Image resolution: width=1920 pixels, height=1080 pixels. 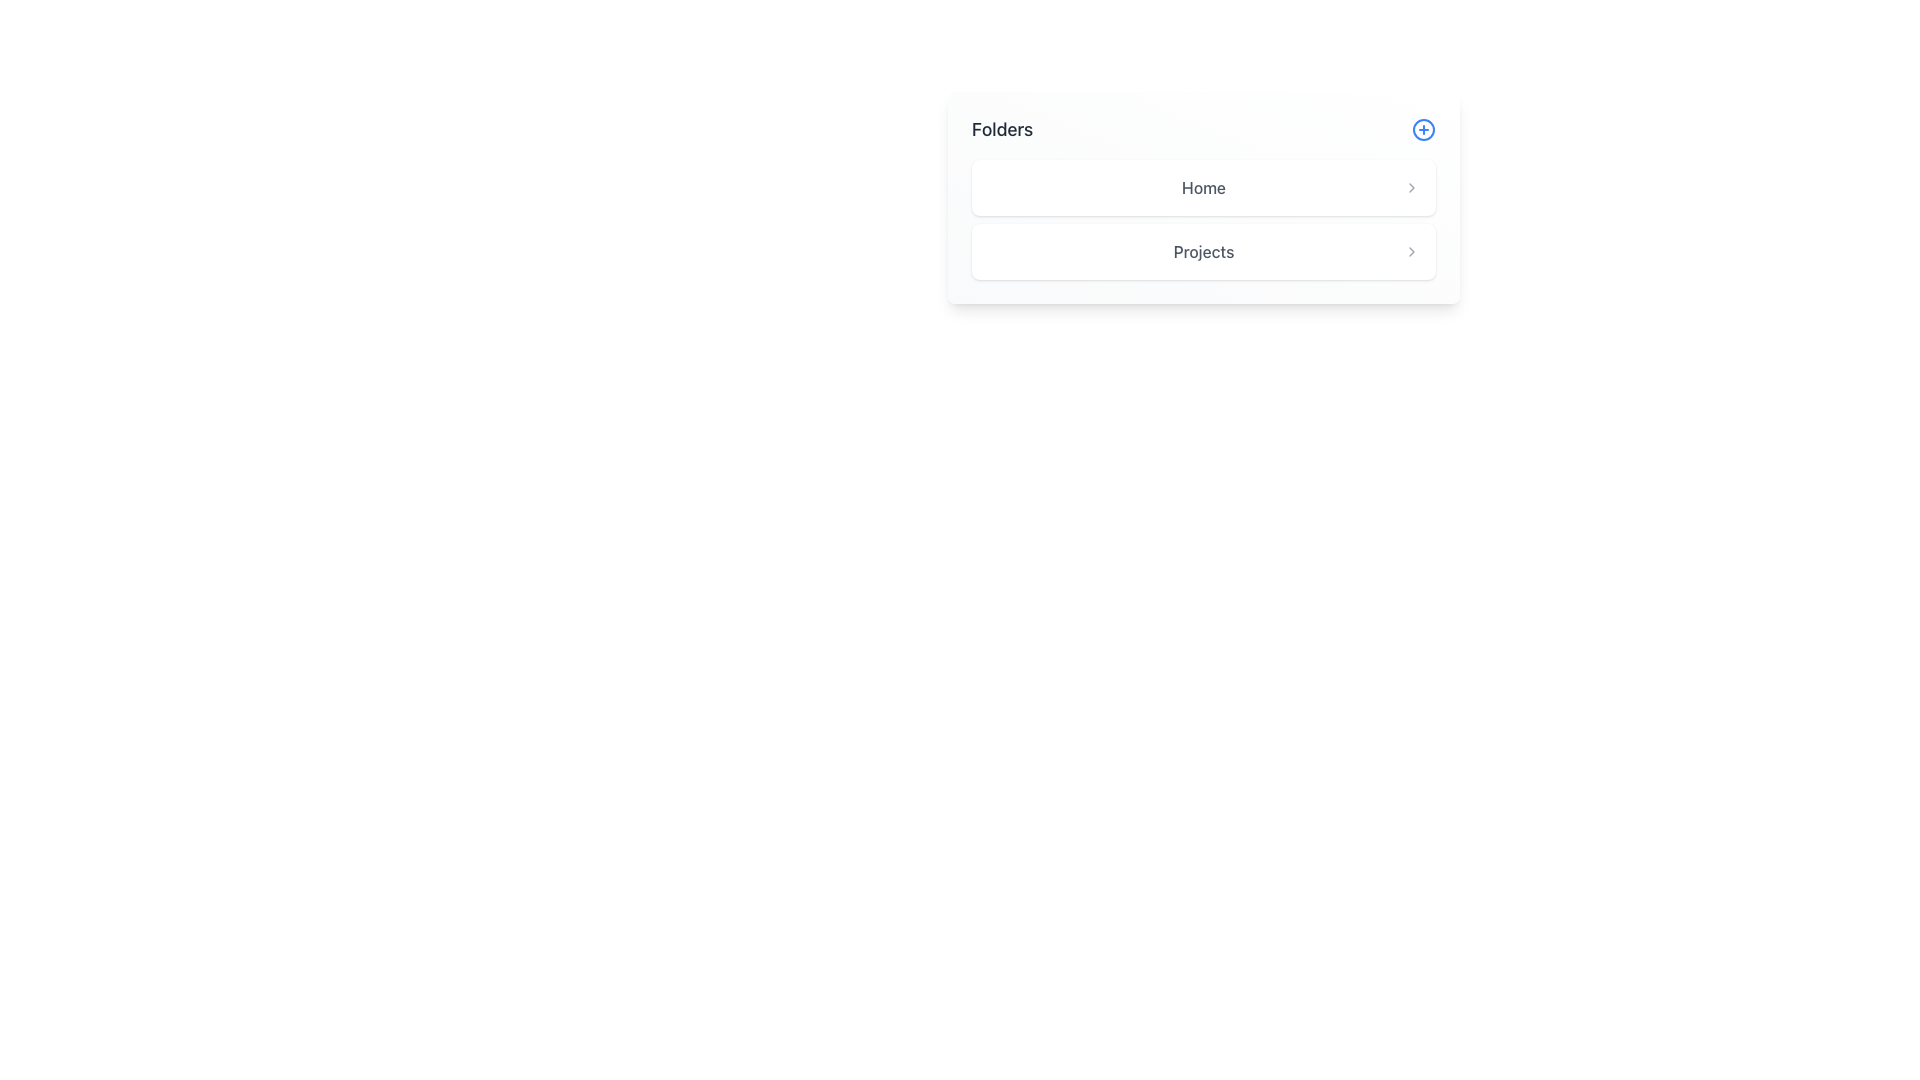 What do you see at coordinates (1203, 219) in the screenshot?
I see `the 'Home' option in the Menu/List Component located under the 'Folders' card` at bounding box center [1203, 219].